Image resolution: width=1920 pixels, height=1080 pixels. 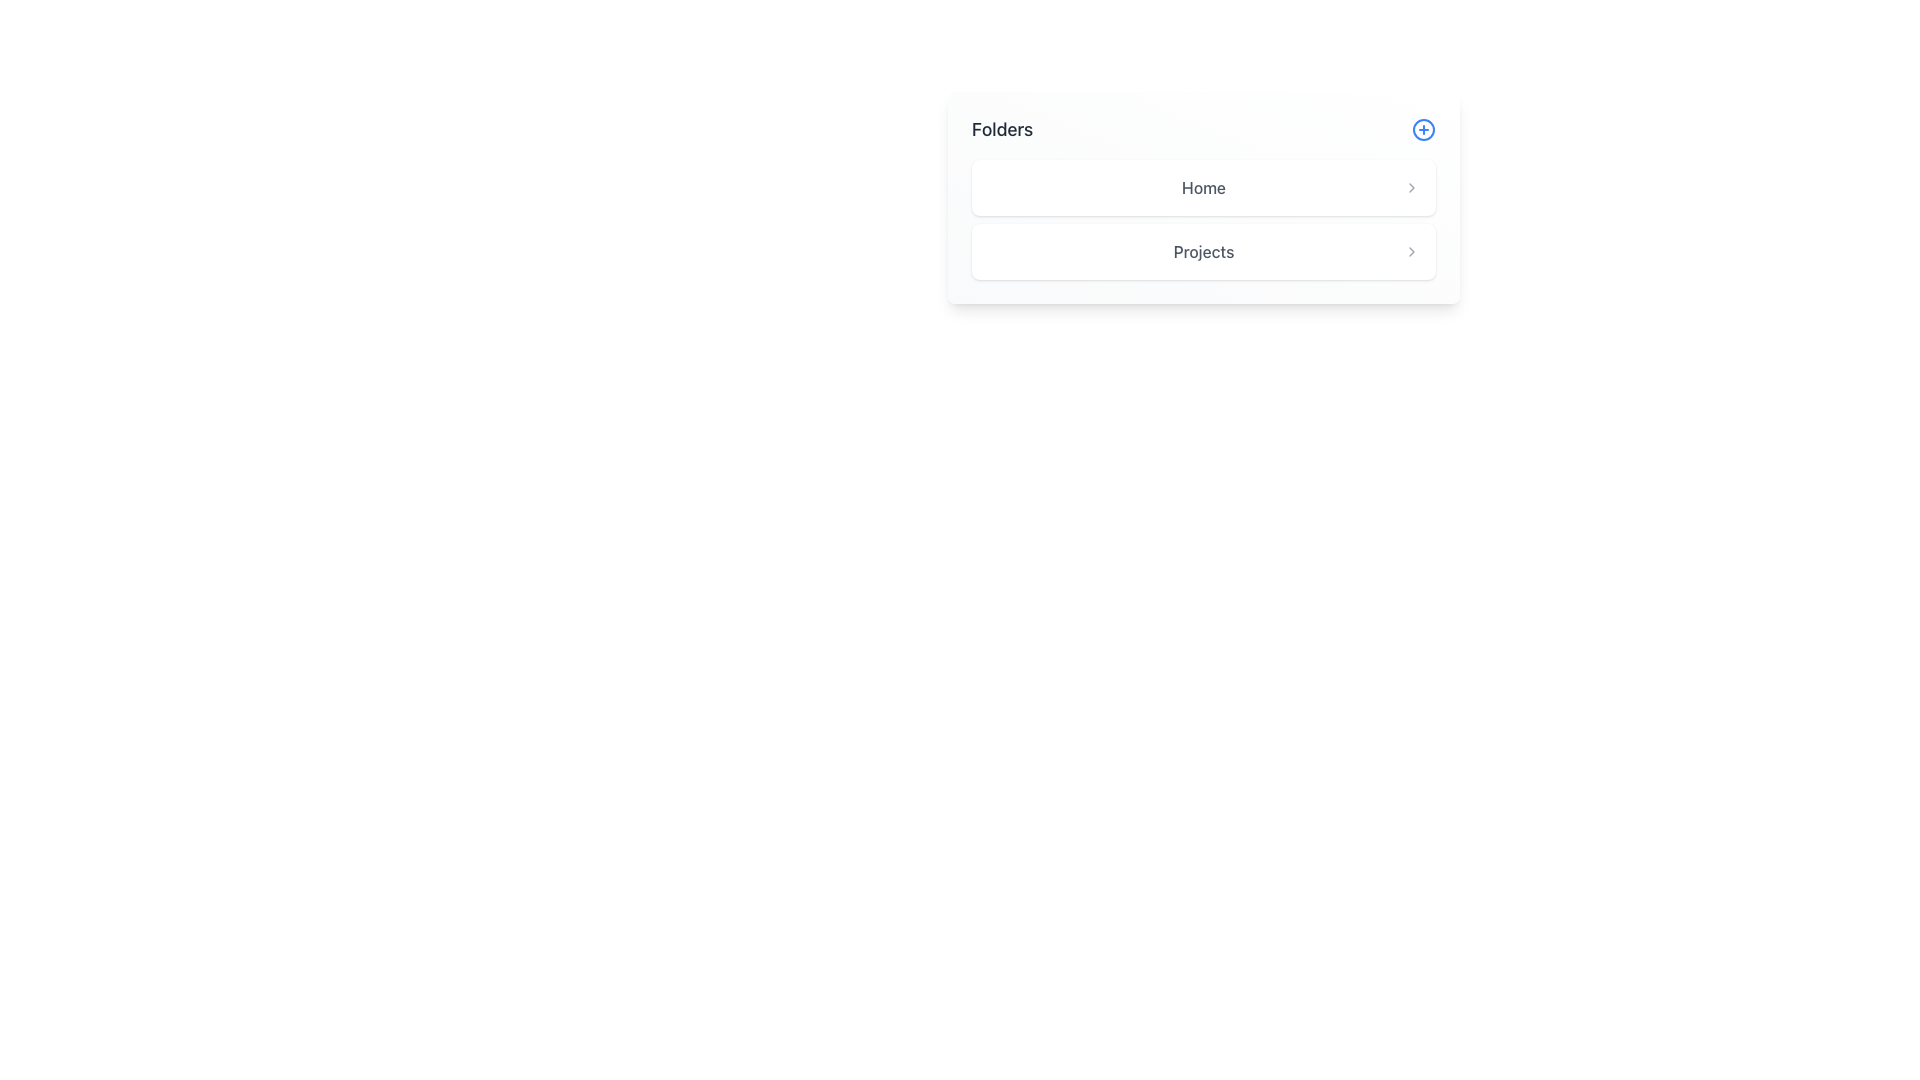 What do you see at coordinates (1203, 219) in the screenshot?
I see `the 'Home' option in the Menu/List Component located under the 'Folders' card` at bounding box center [1203, 219].